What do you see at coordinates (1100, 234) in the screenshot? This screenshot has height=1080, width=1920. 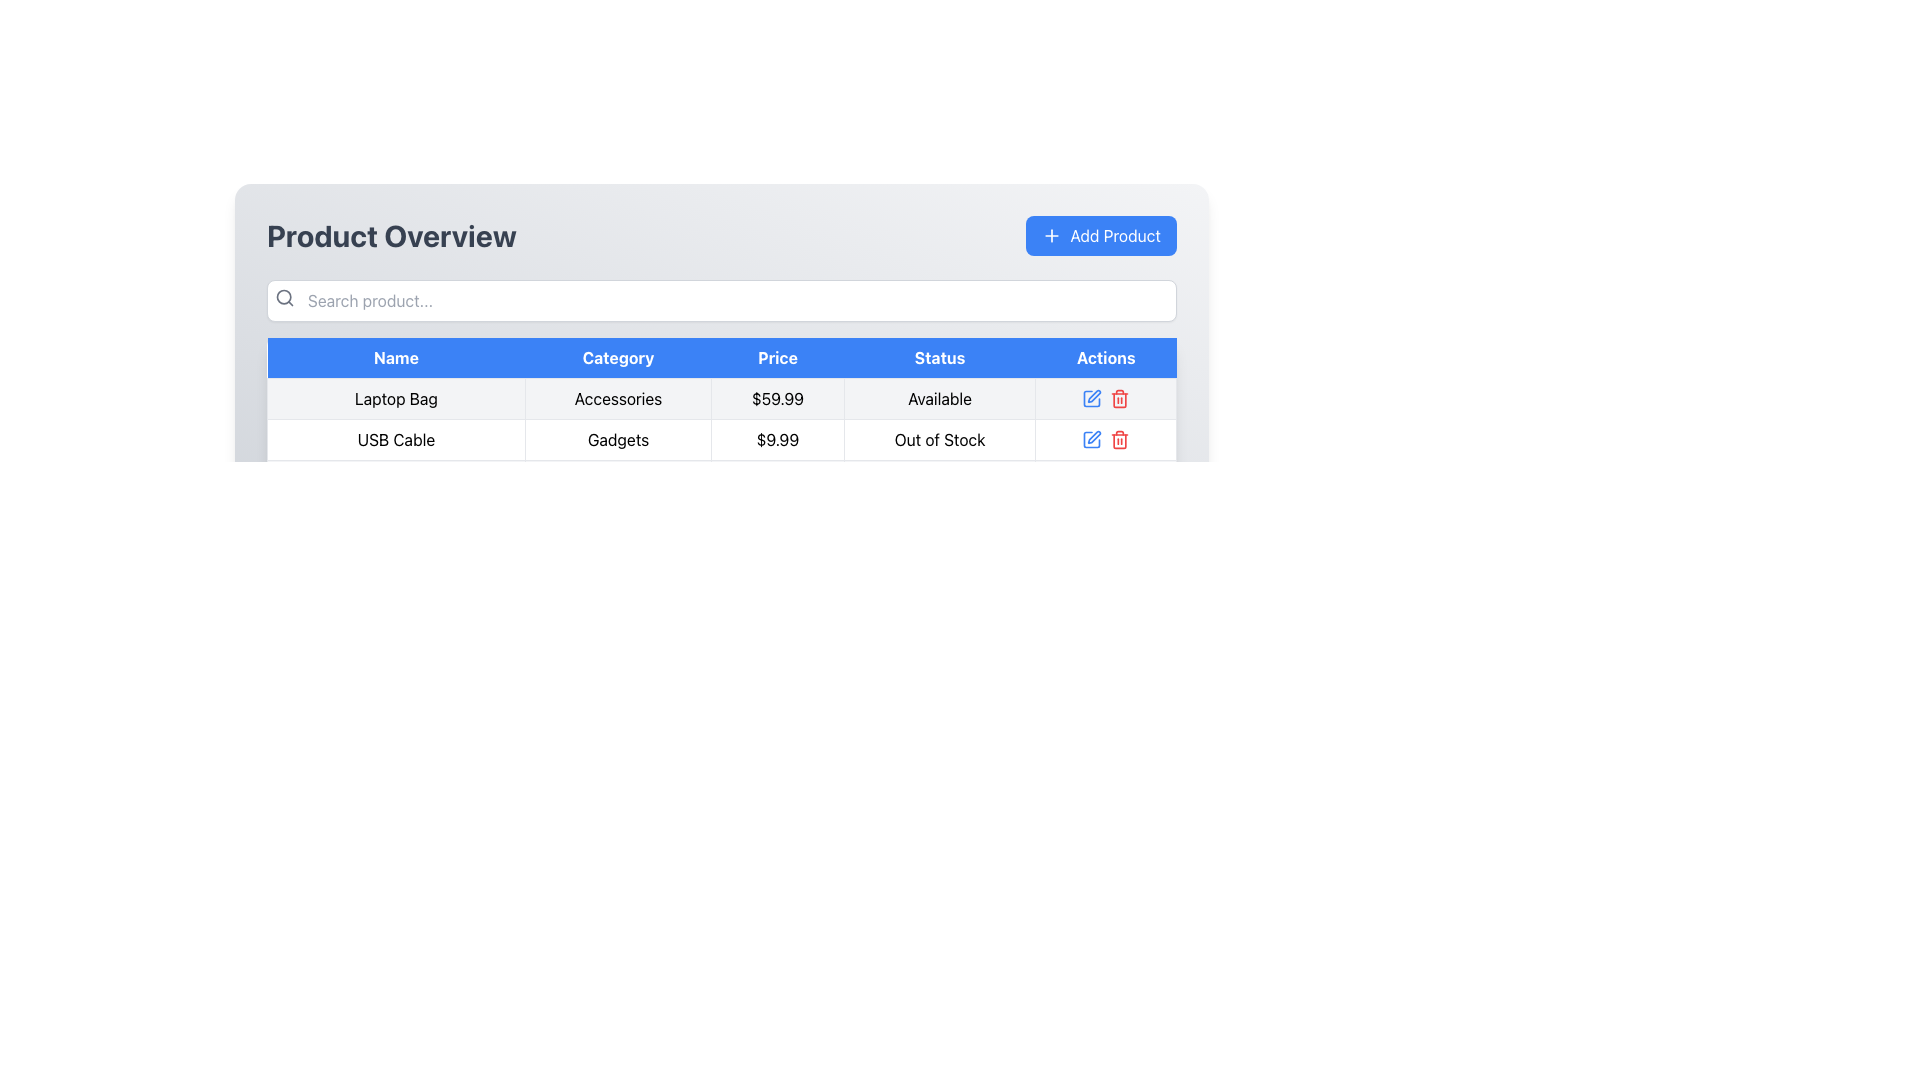 I see `the 'Add Product' button, which has a blue background and white text` at bounding box center [1100, 234].